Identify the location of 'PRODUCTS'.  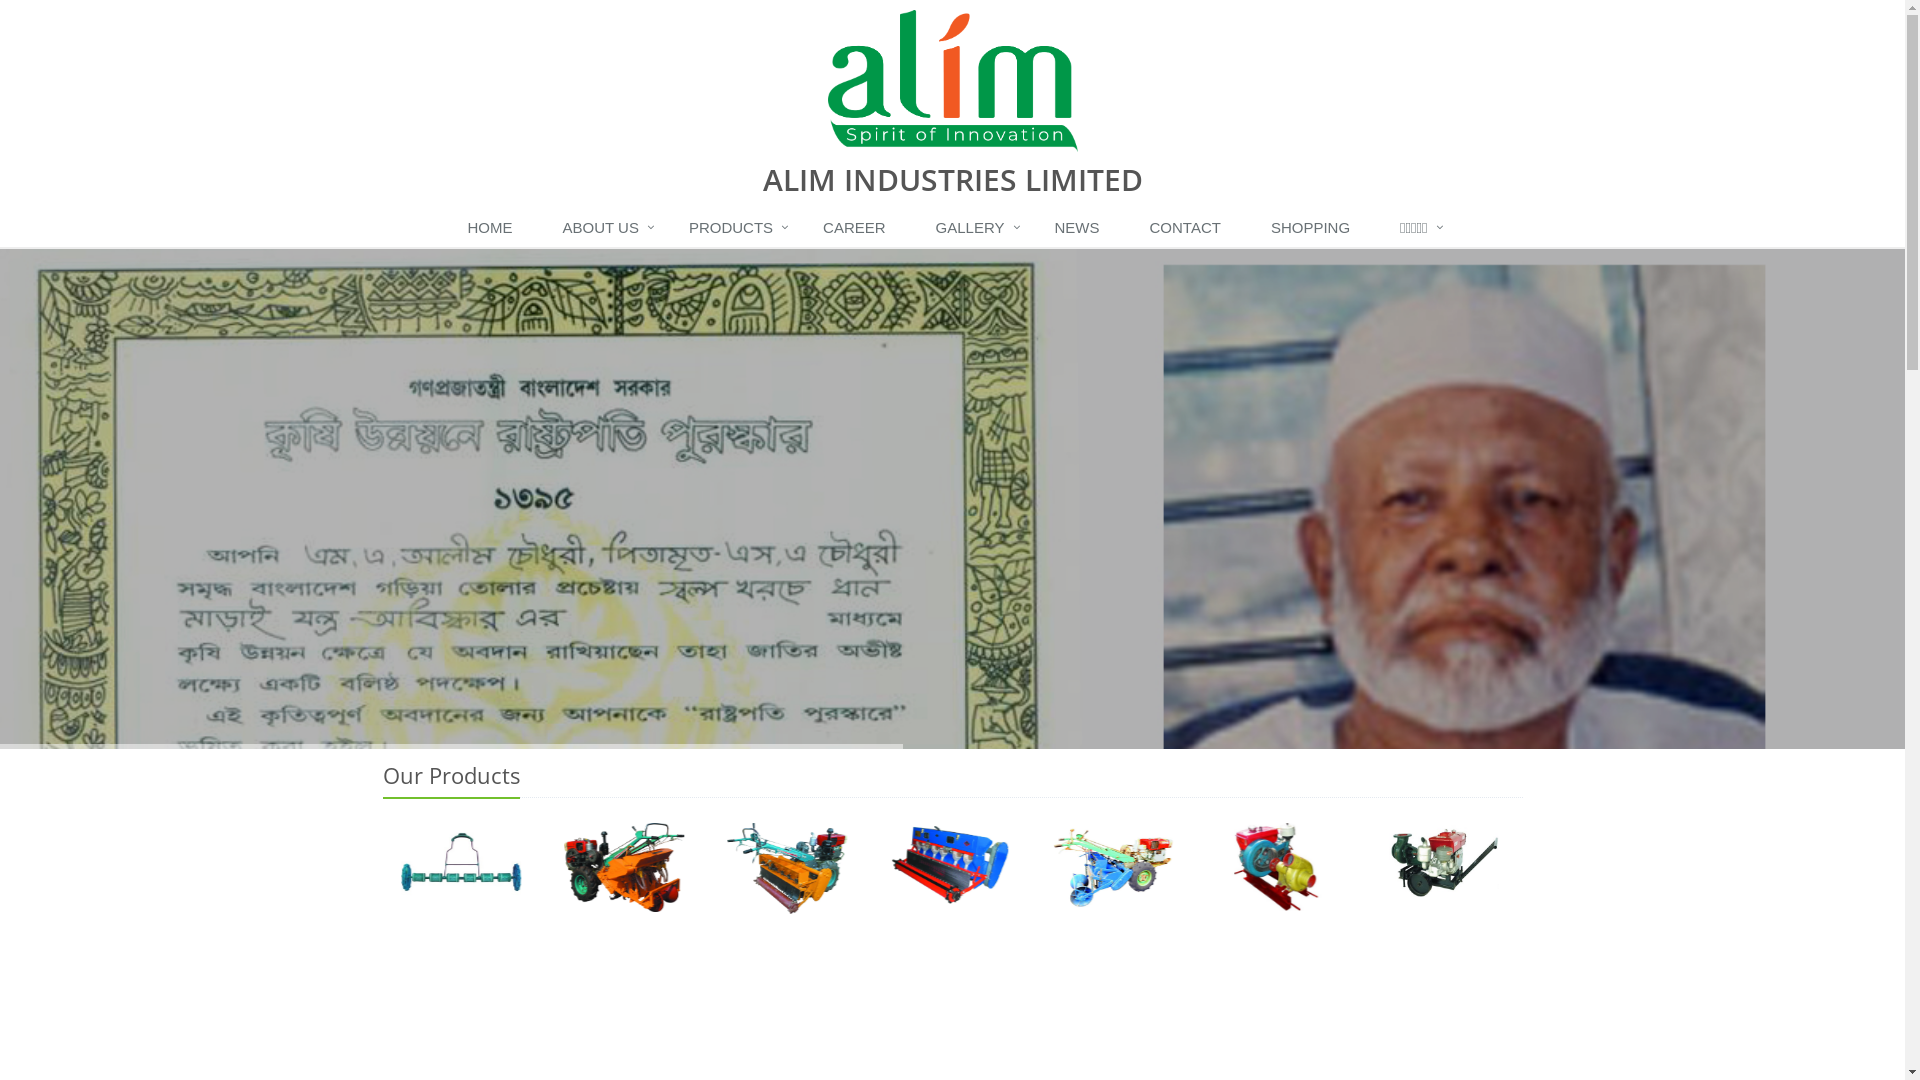
(734, 227).